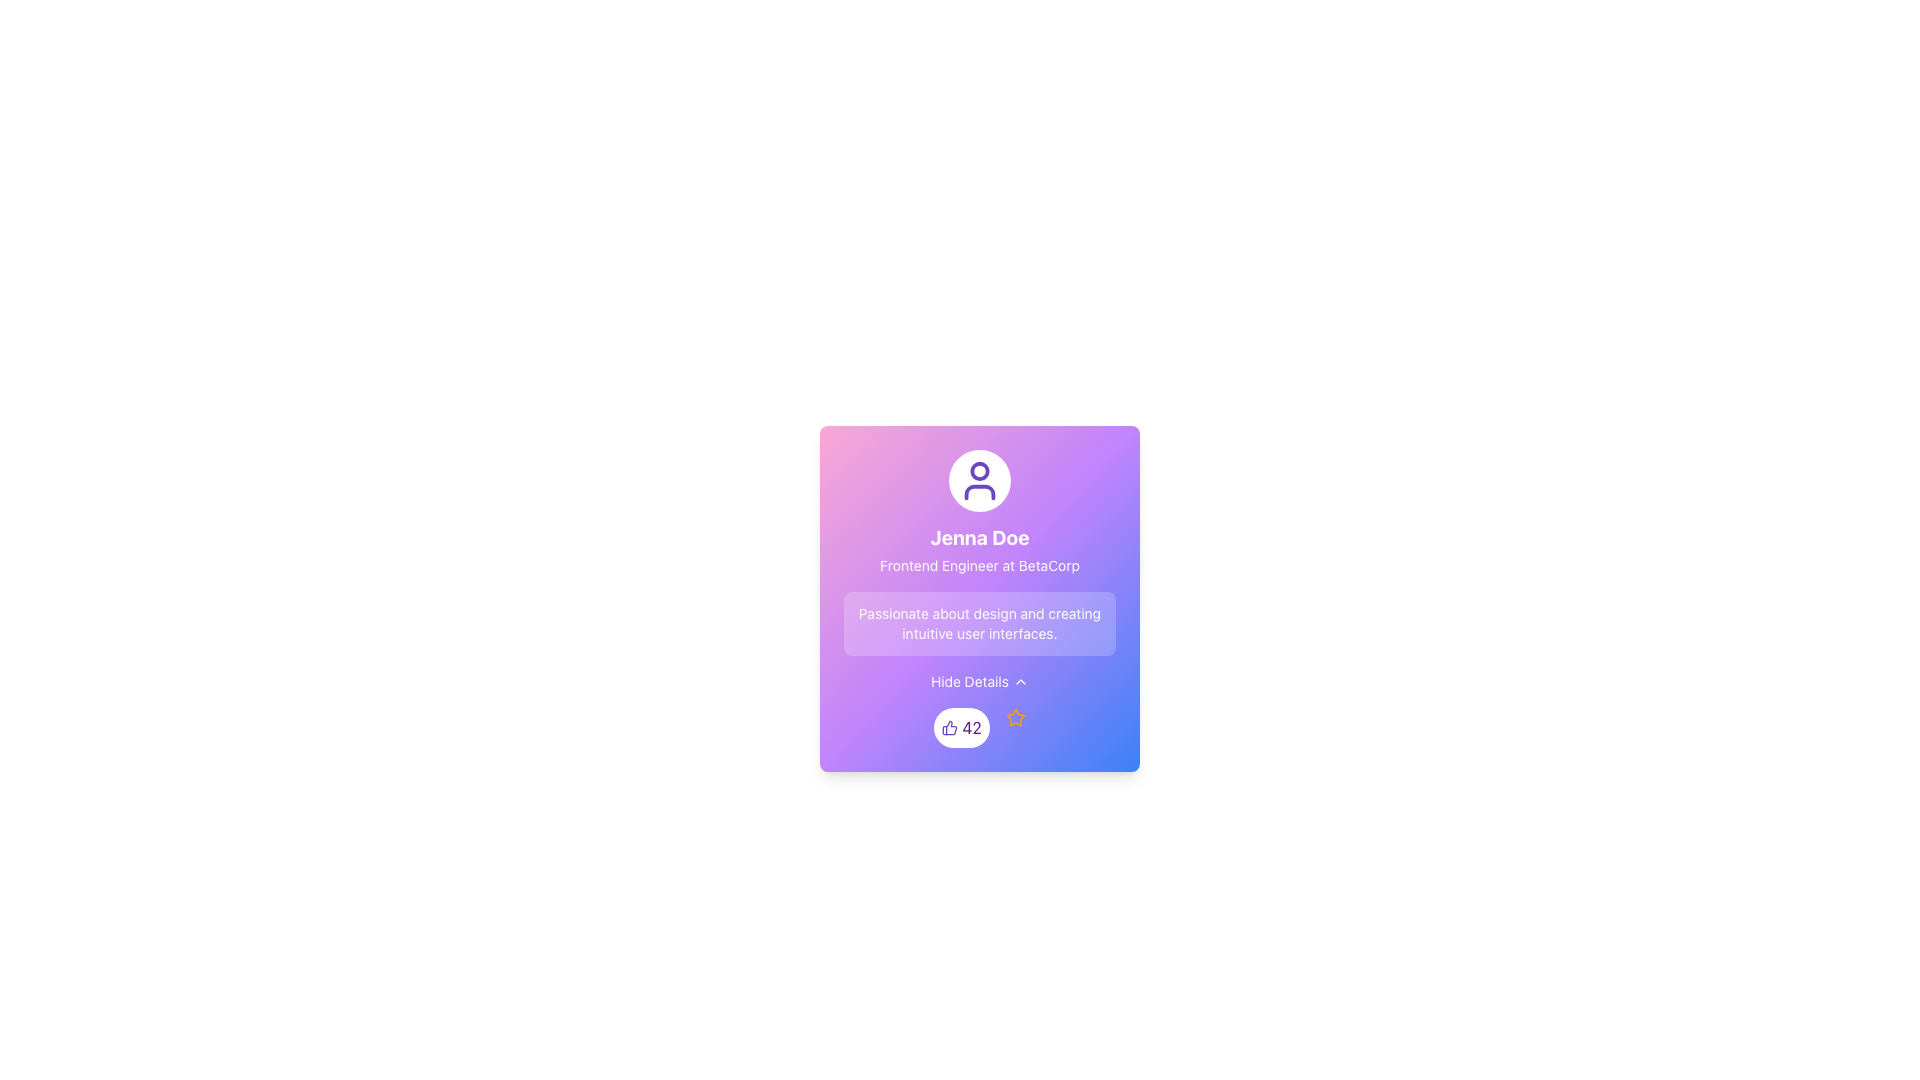 The image size is (1920, 1080). Describe the element at coordinates (961, 728) in the screenshot. I see `the small circular white button with a thumbs-up icon and the number '42' in bold purple text to like` at that location.